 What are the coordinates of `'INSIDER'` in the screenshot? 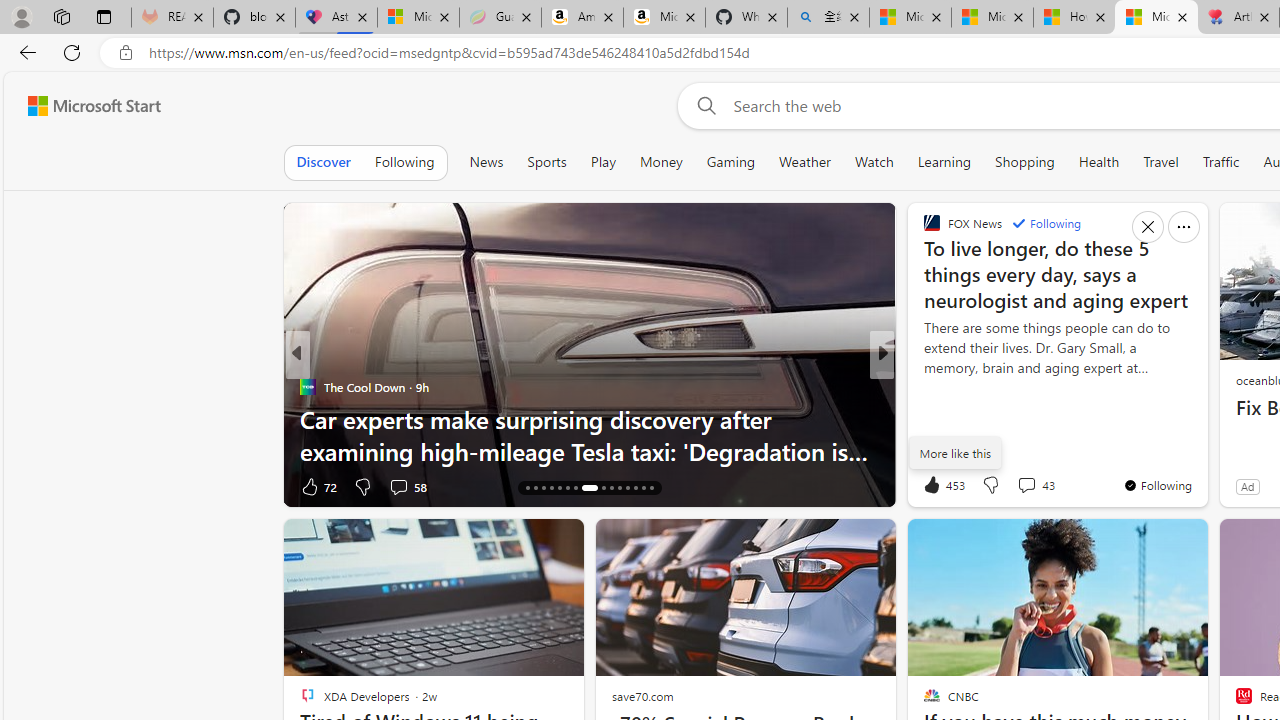 It's located at (922, 387).